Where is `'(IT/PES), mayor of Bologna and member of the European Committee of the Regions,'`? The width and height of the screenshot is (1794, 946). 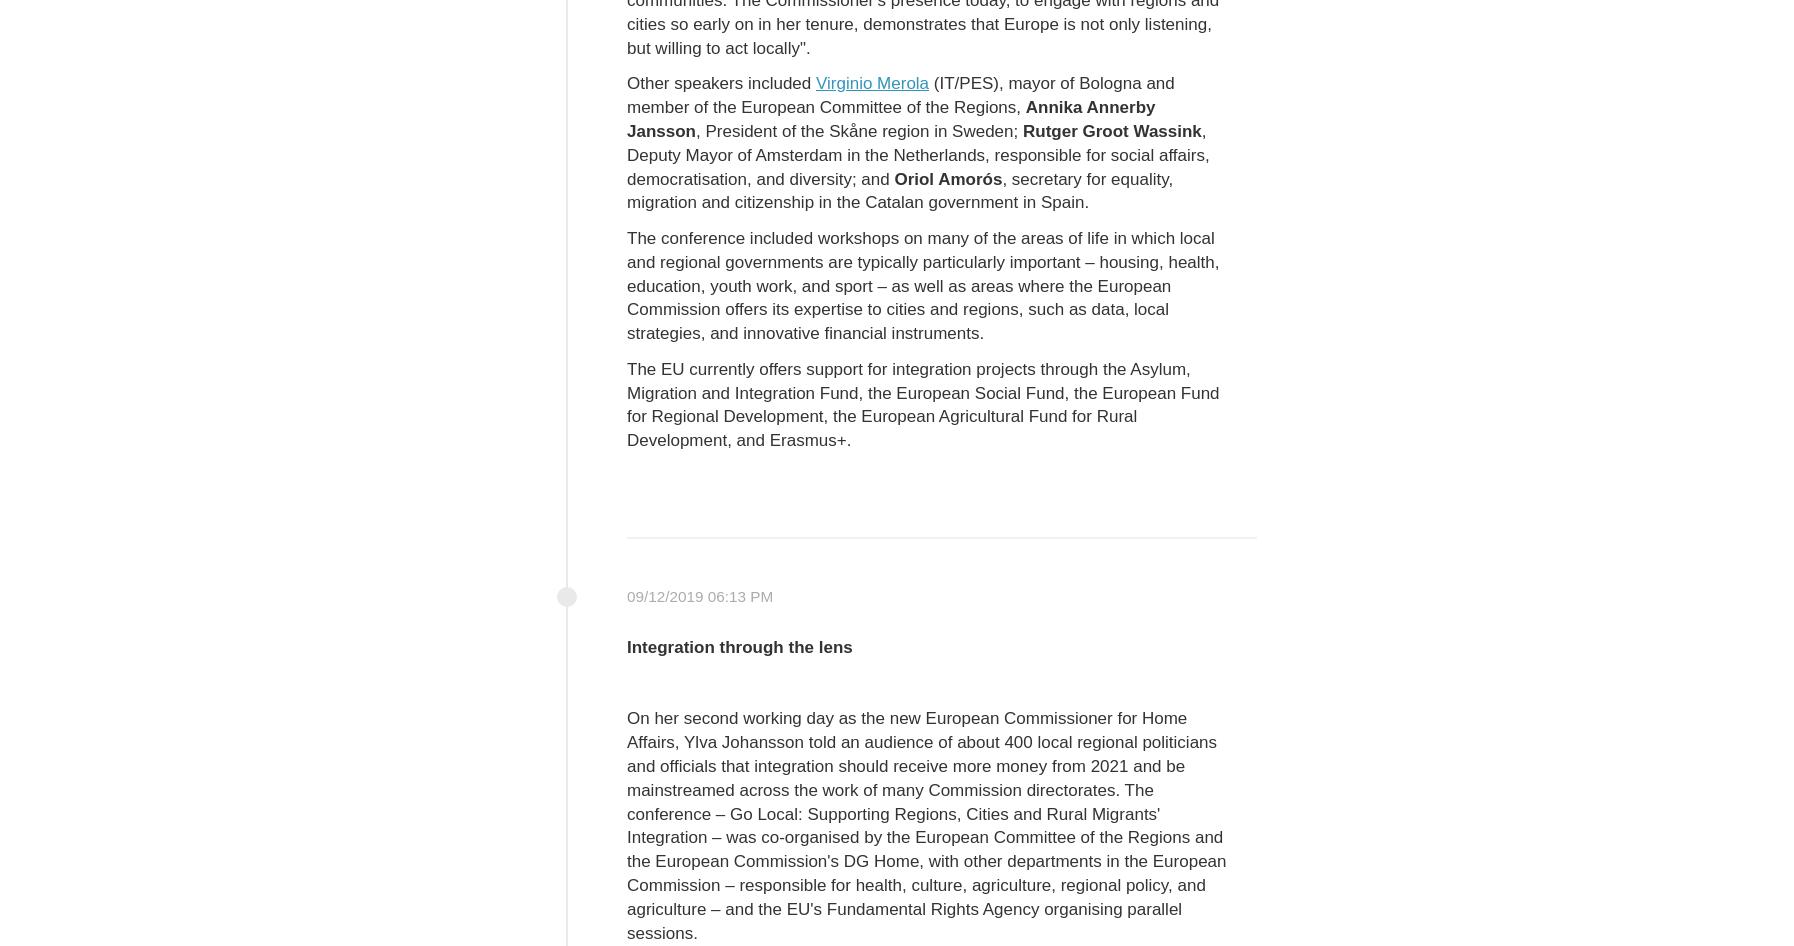
'(IT/PES), mayor of Bologna and member of the European Committee of the Regions,' is located at coordinates (899, 94).